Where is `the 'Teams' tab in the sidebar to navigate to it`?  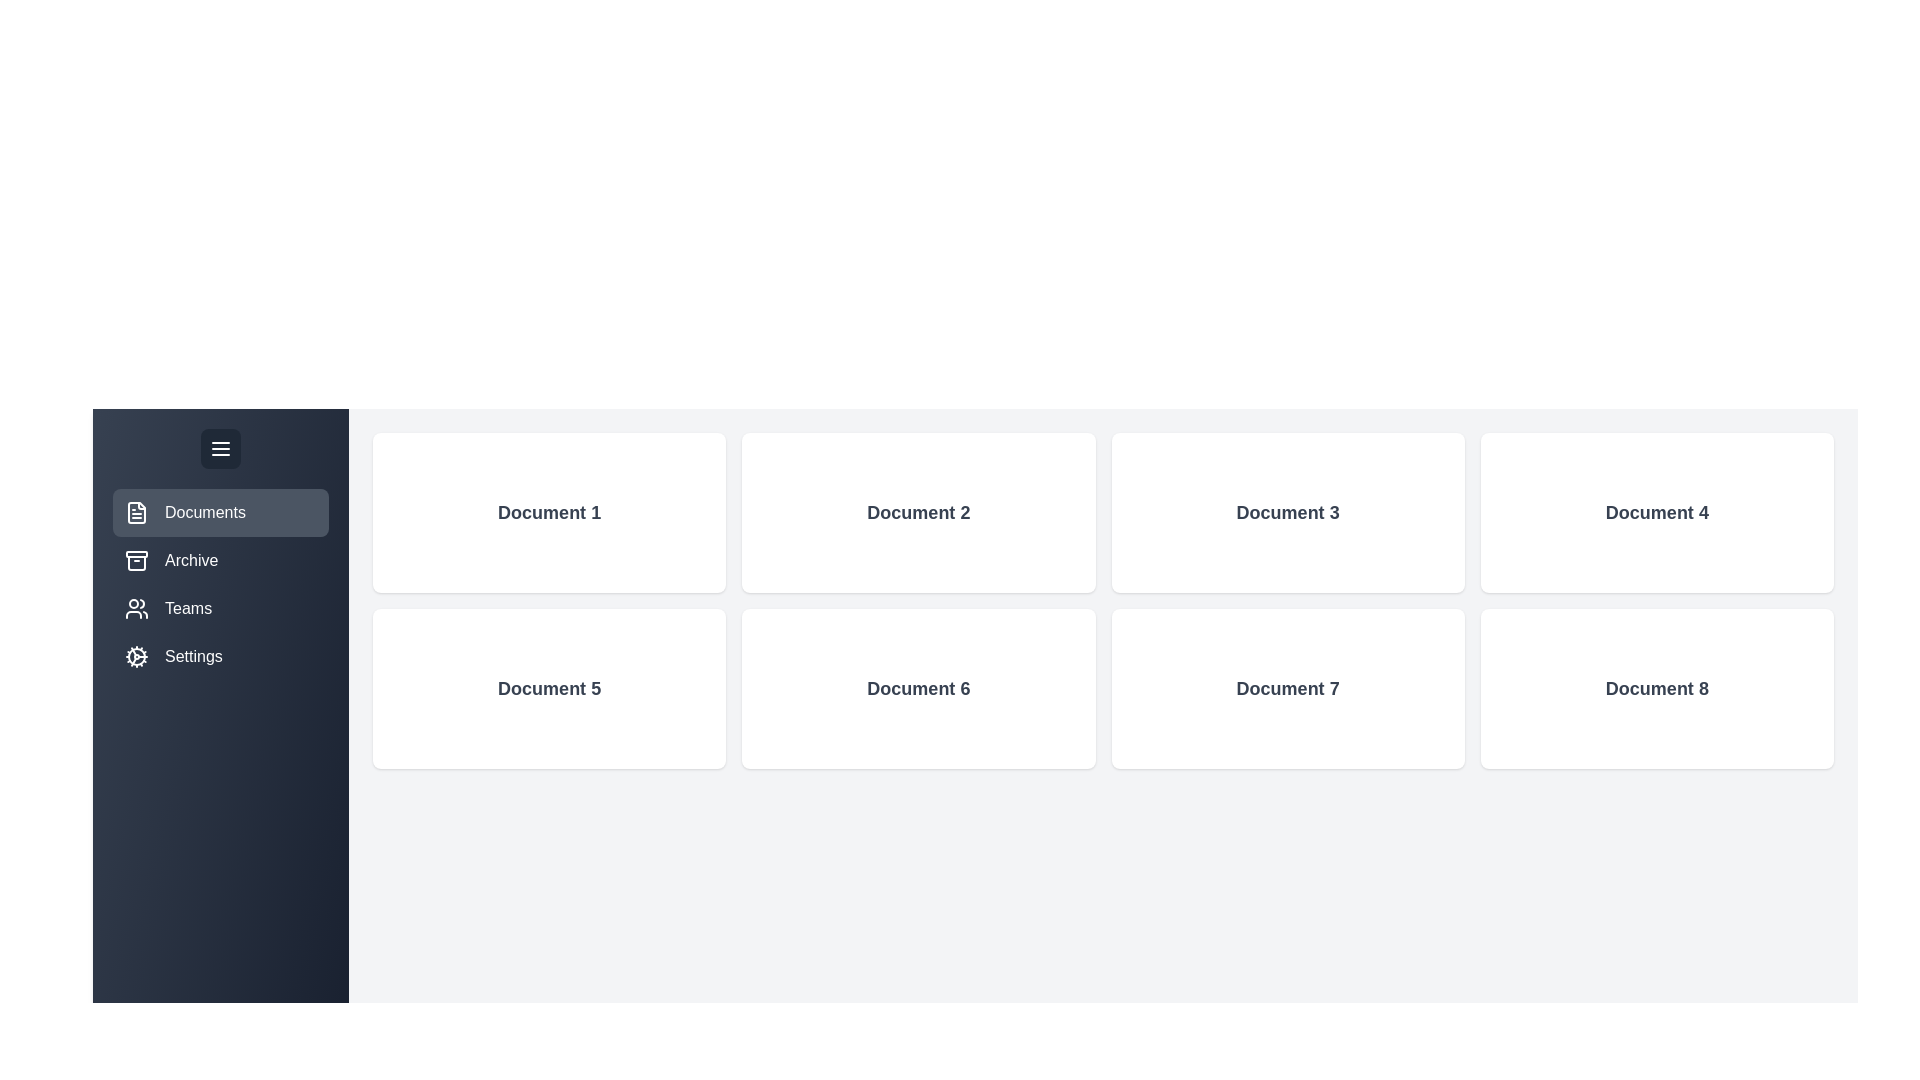 the 'Teams' tab in the sidebar to navigate to it is located at coordinates (220, 608).